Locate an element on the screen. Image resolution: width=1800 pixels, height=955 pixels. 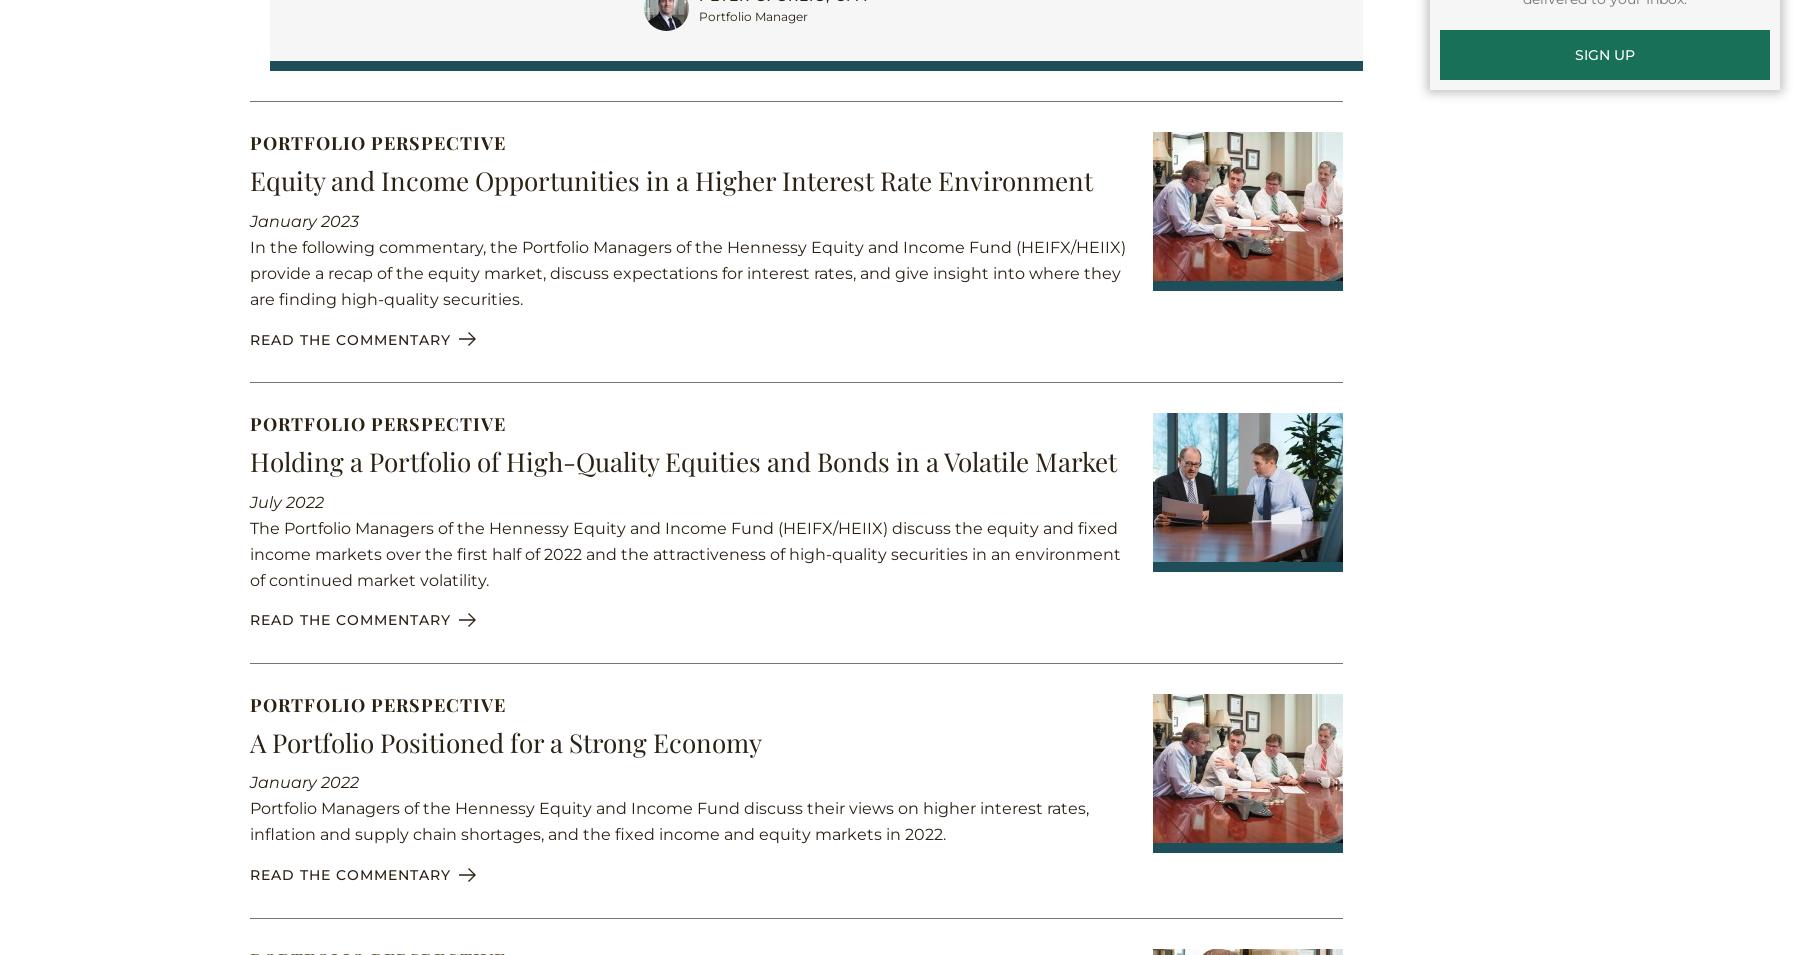
'July 2022' is located at coordinates (285, 501).